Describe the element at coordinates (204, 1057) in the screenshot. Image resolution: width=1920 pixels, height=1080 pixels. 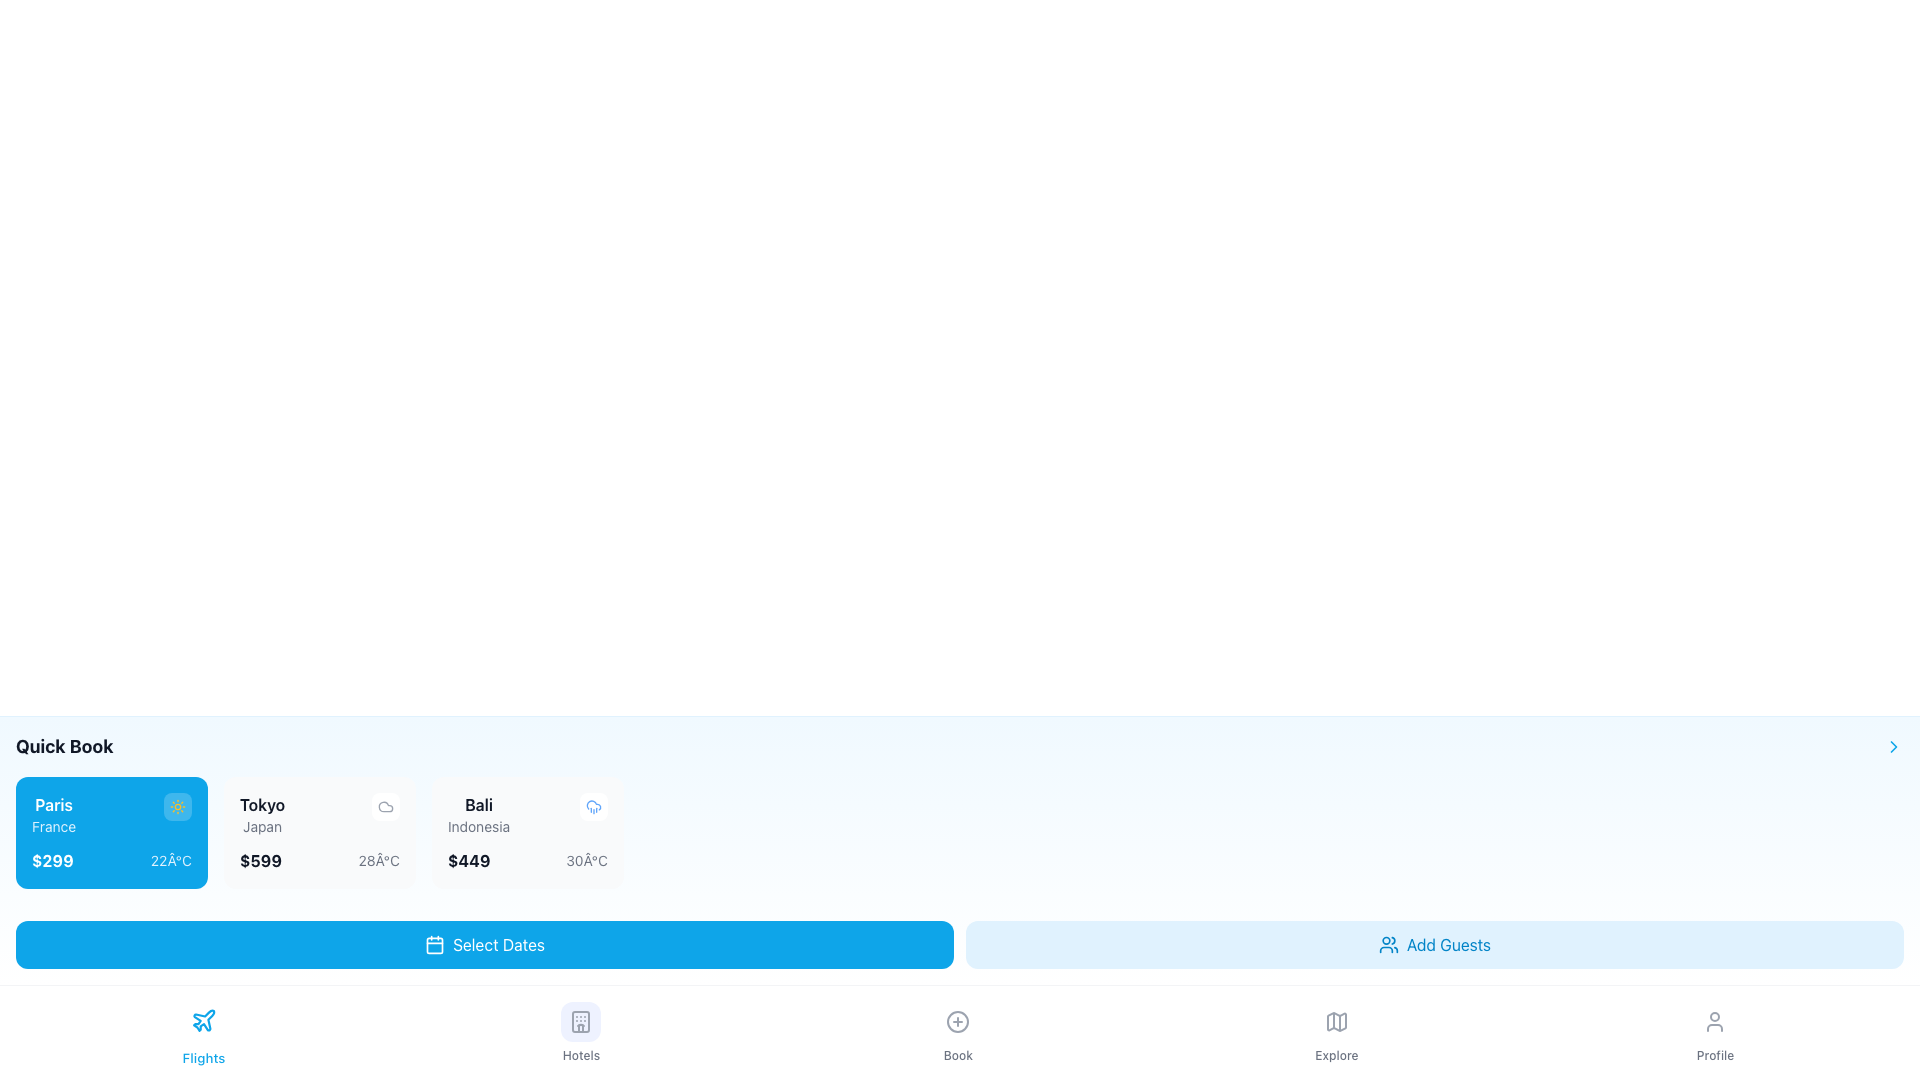
I see `text label displaying 'Flights' located in the bottom navigation bar, positioned between the 'Hotels' and 'Explore' icons, associated with flight-related actions` at that location.